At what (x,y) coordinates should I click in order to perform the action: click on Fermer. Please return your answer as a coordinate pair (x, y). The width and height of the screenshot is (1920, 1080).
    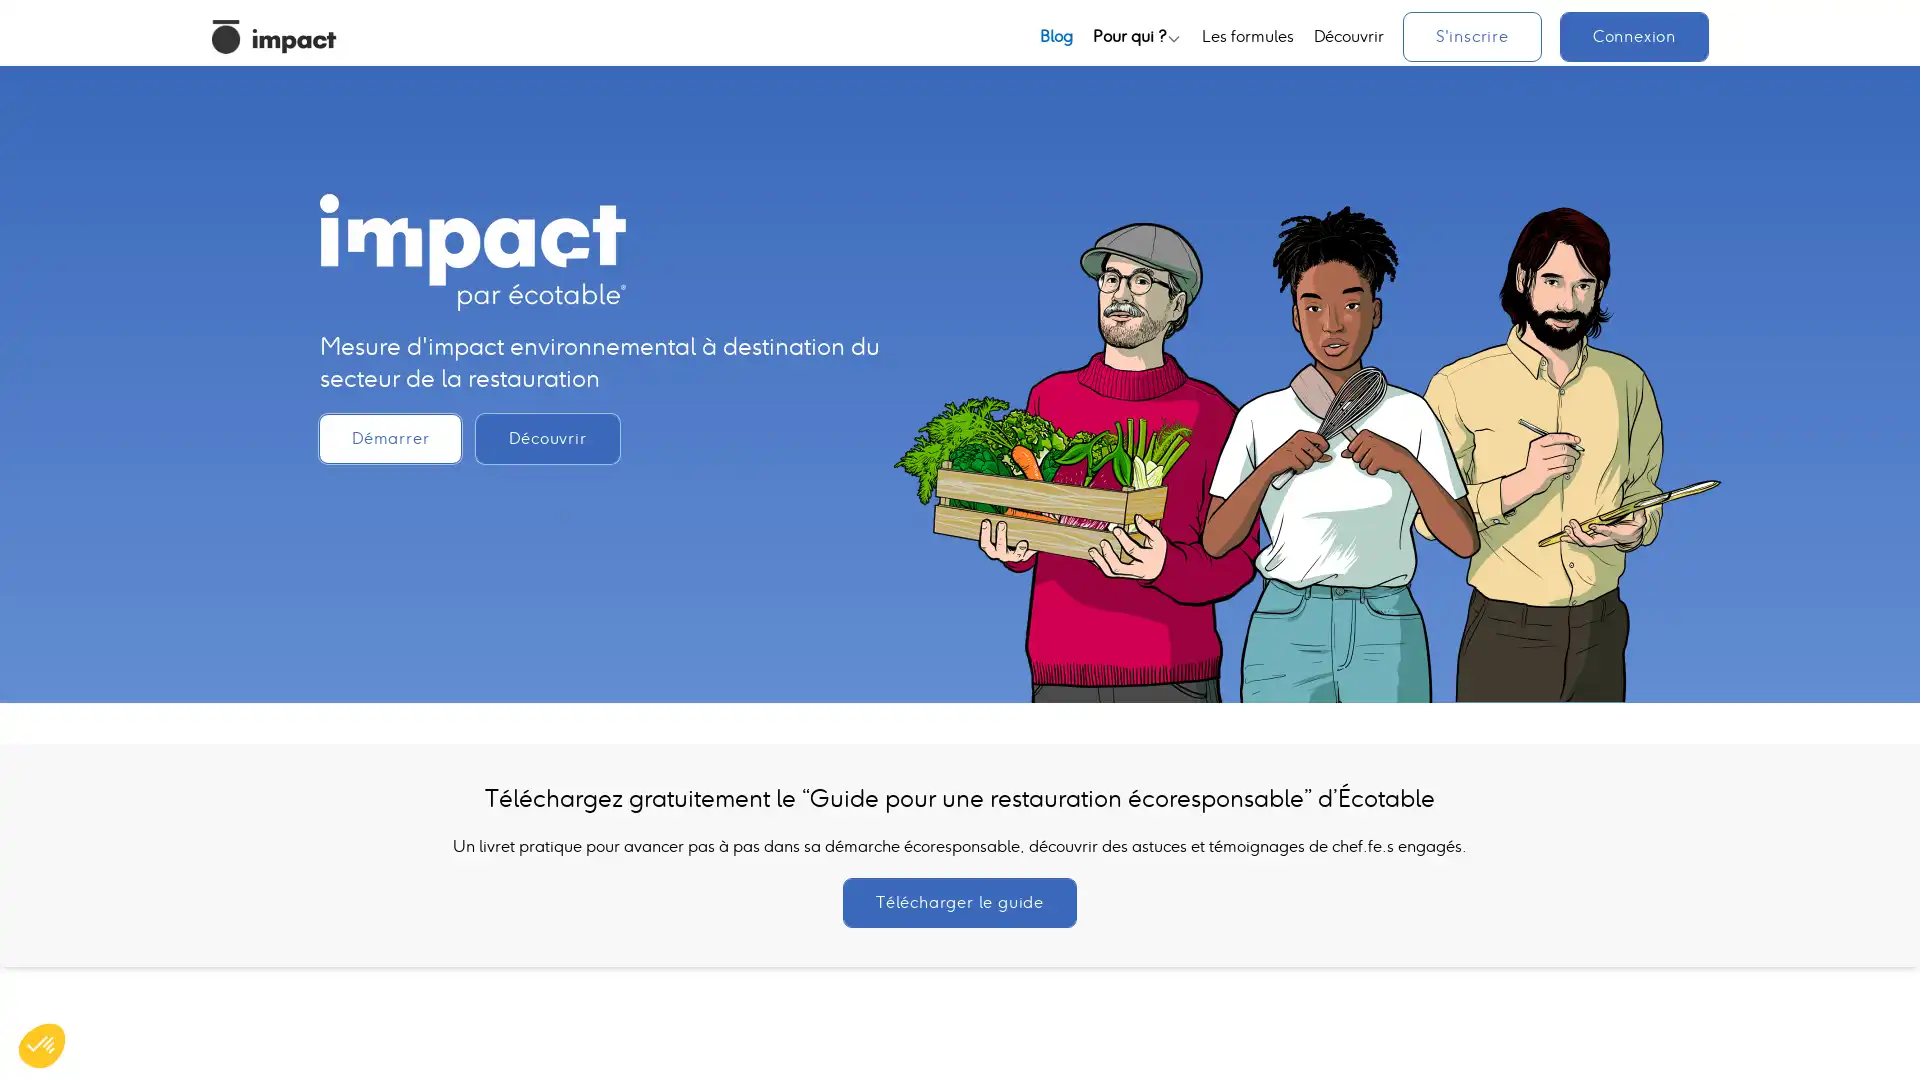
    Looking at the image, I should click on (42, 1044).